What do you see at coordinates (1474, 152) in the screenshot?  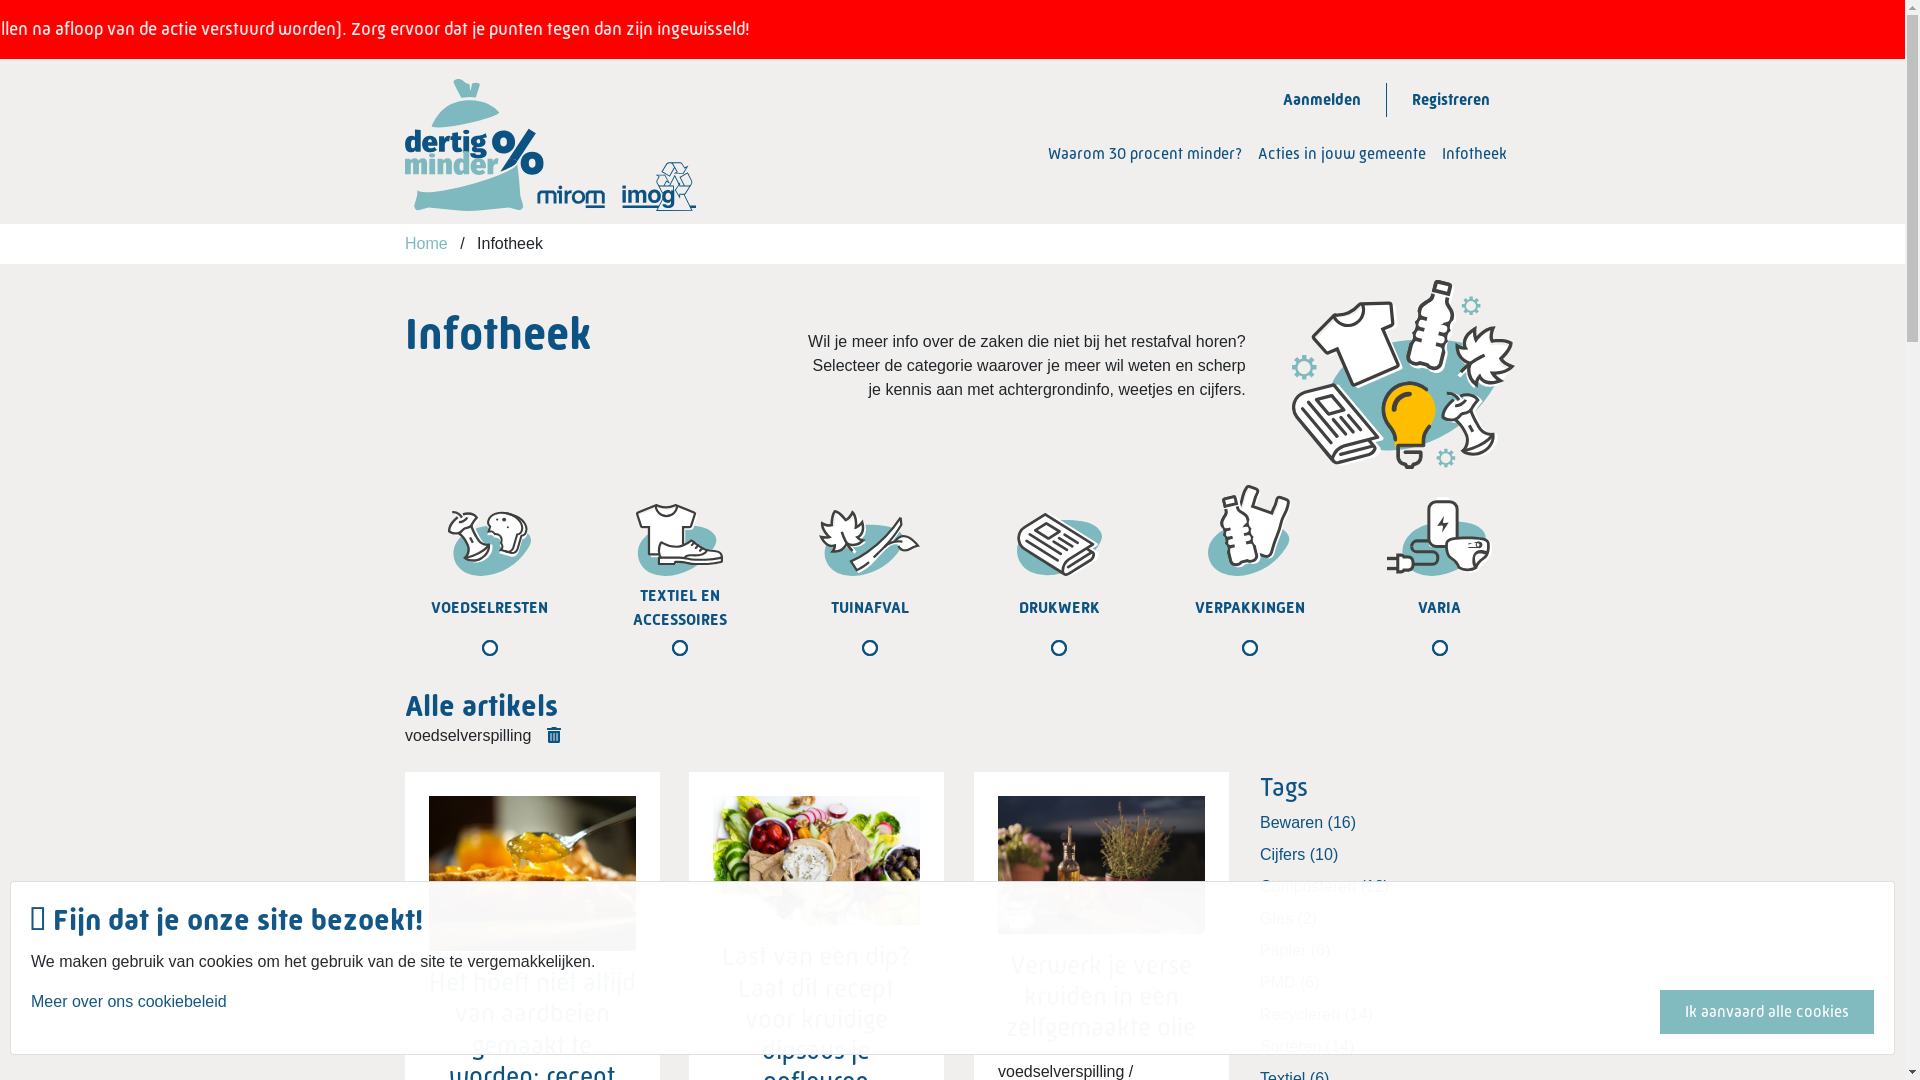 I see `'Infotheek'` at bounding box center [1474, 152].